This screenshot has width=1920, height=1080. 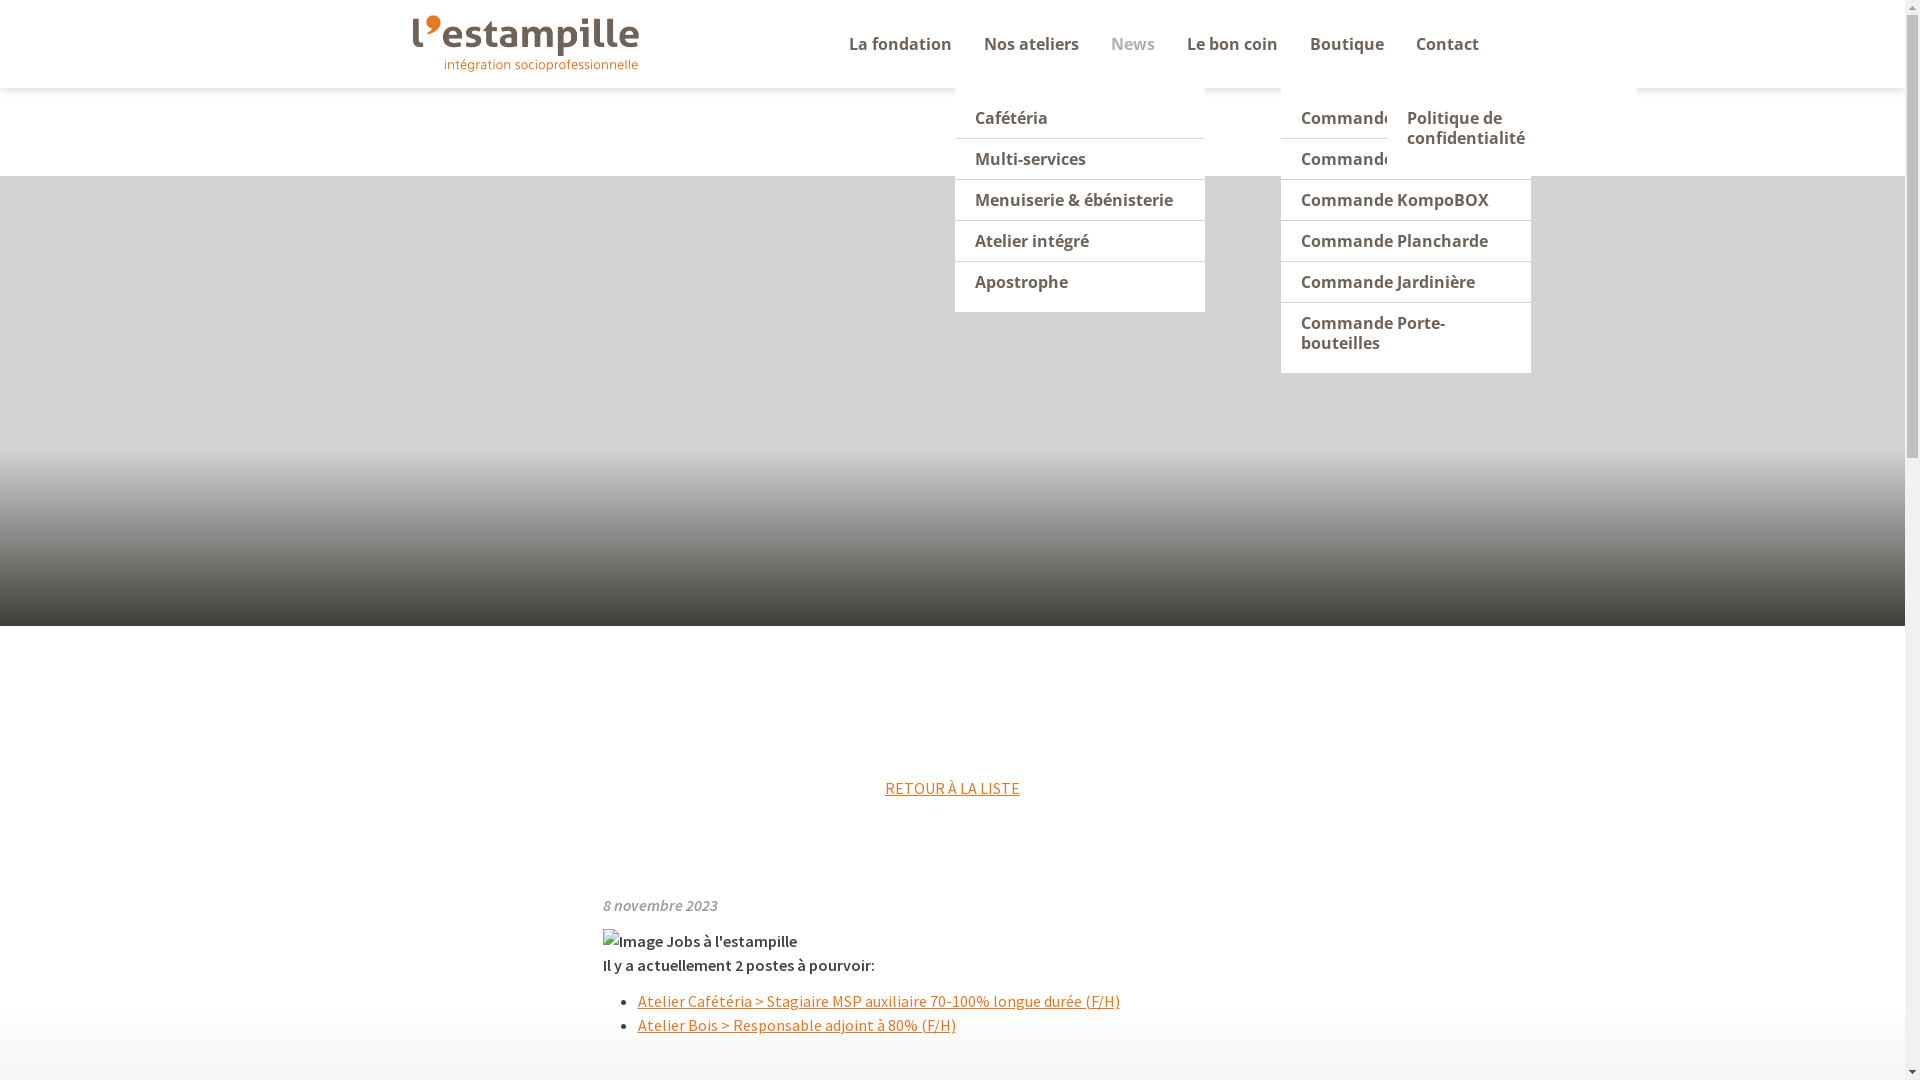 I want to click on 'Commande Plancharde', so click(x=1280, y=240).